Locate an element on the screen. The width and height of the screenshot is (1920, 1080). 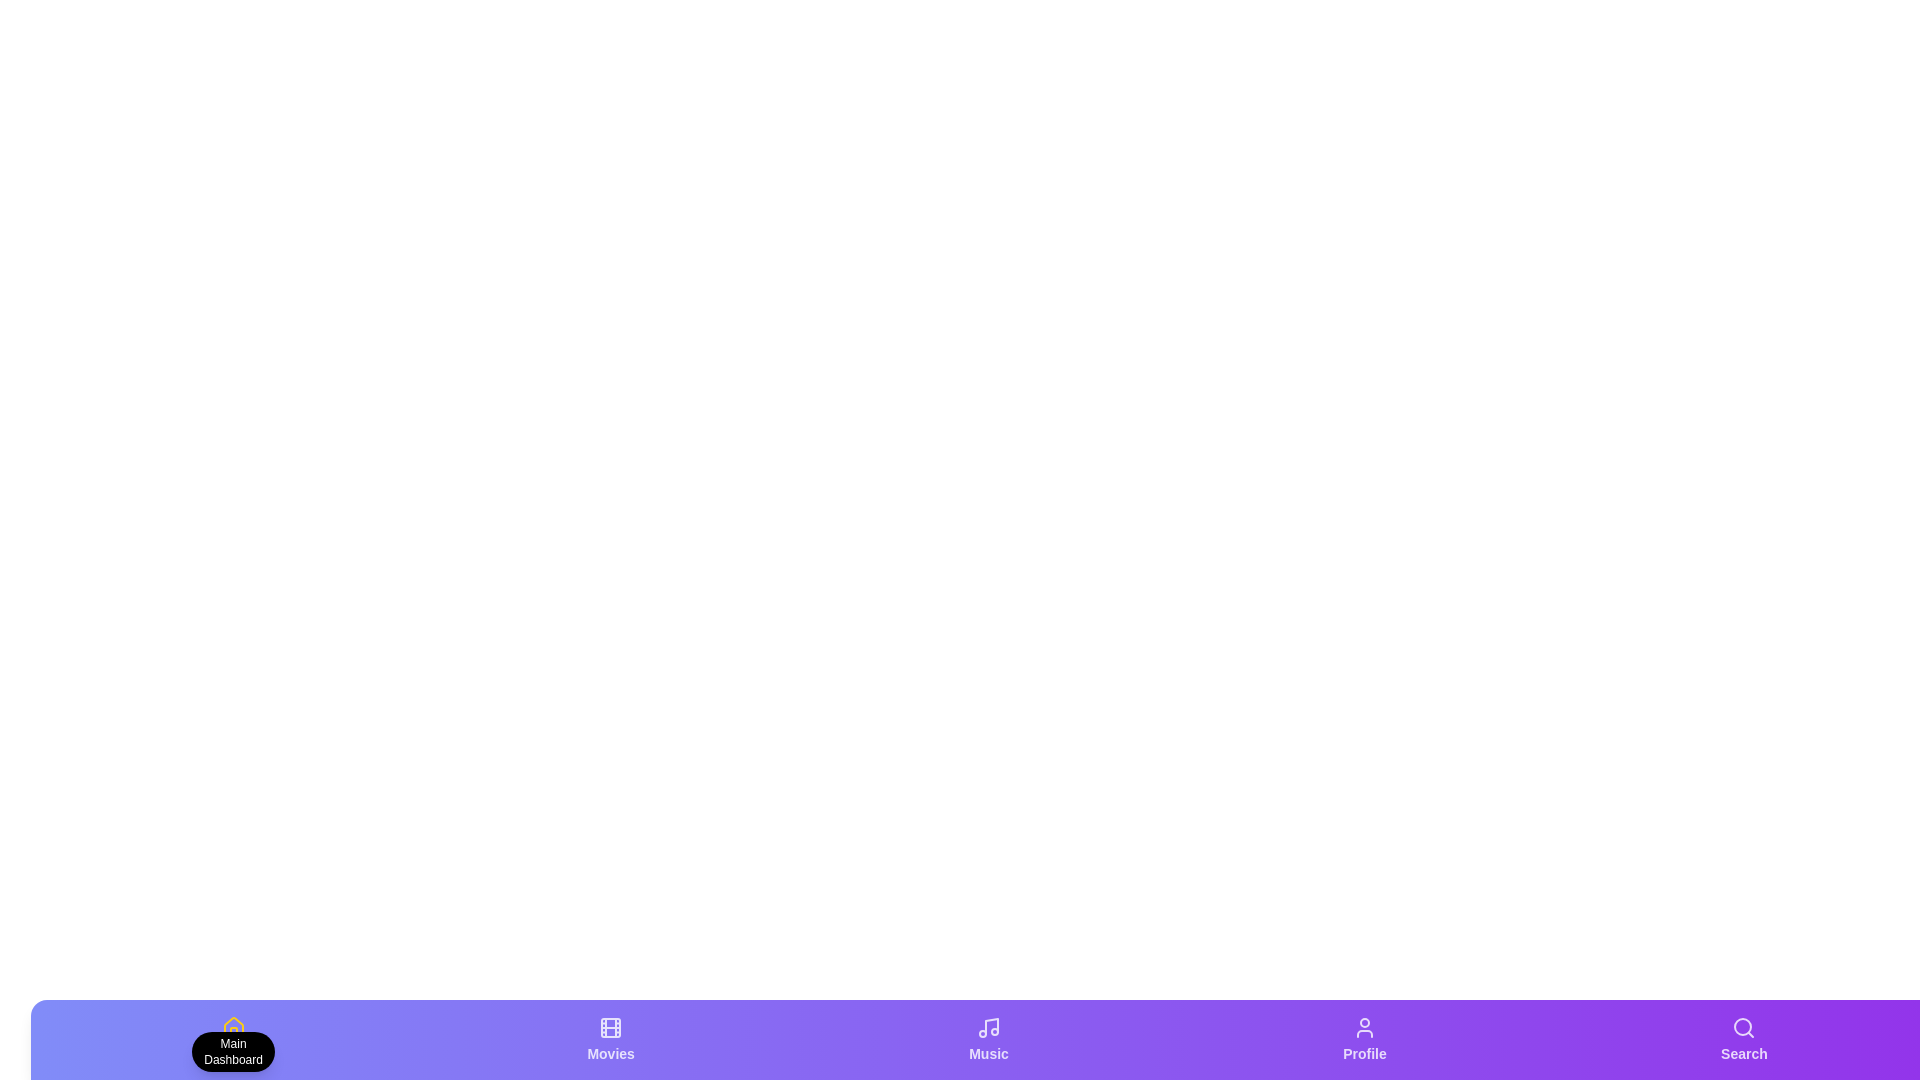
the Search tab by clicking on it is located at coordinates (1742, 1039).